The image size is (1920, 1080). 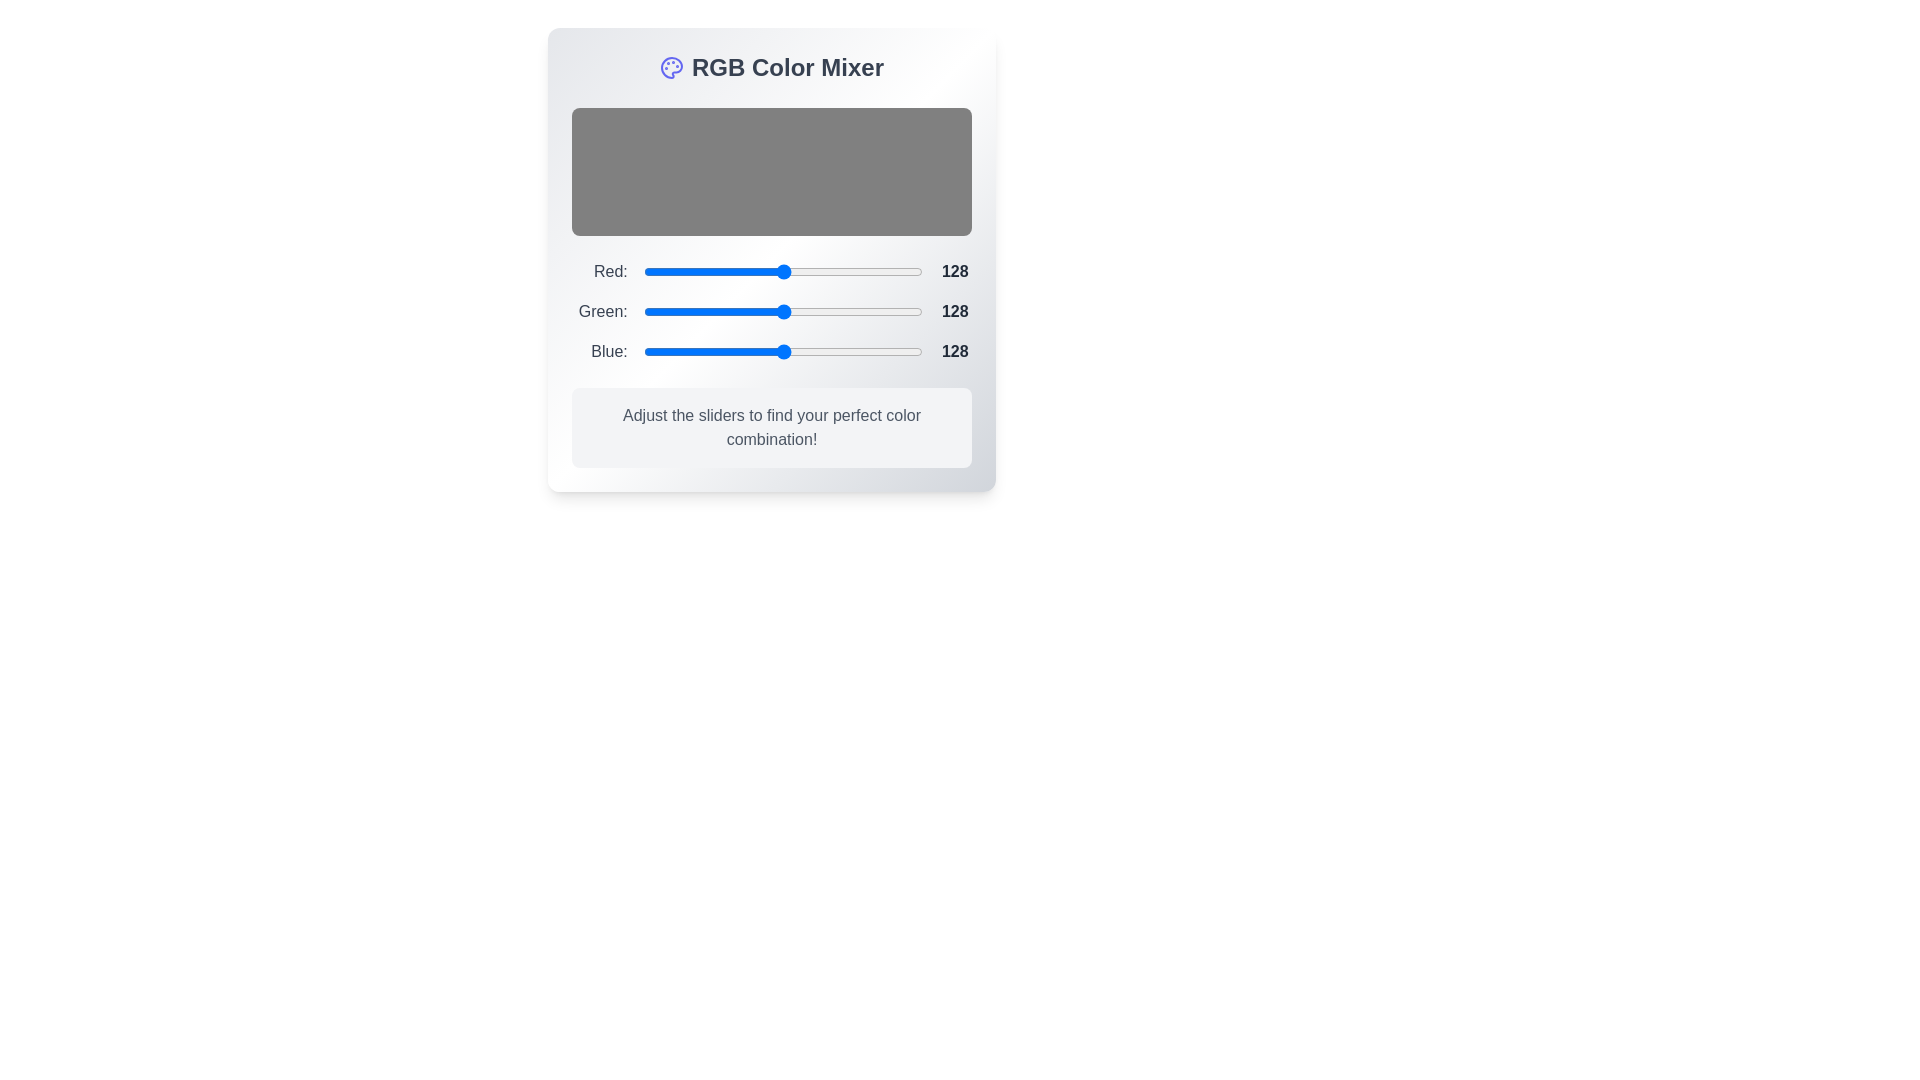 I want to click on the 1 slider to a value of 99, so click(x=837, y=312).